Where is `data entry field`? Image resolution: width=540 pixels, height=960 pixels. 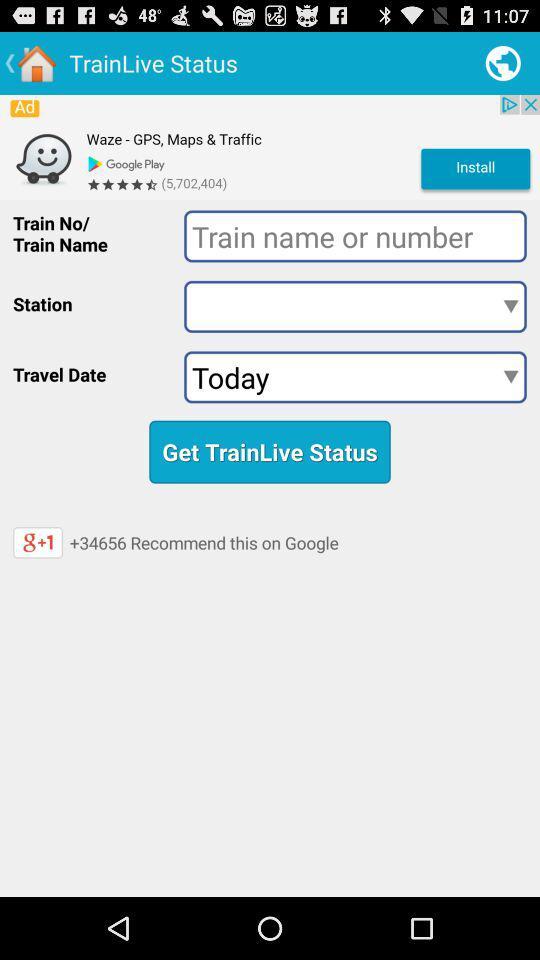
data entry field is located at coordinates (354, 236).